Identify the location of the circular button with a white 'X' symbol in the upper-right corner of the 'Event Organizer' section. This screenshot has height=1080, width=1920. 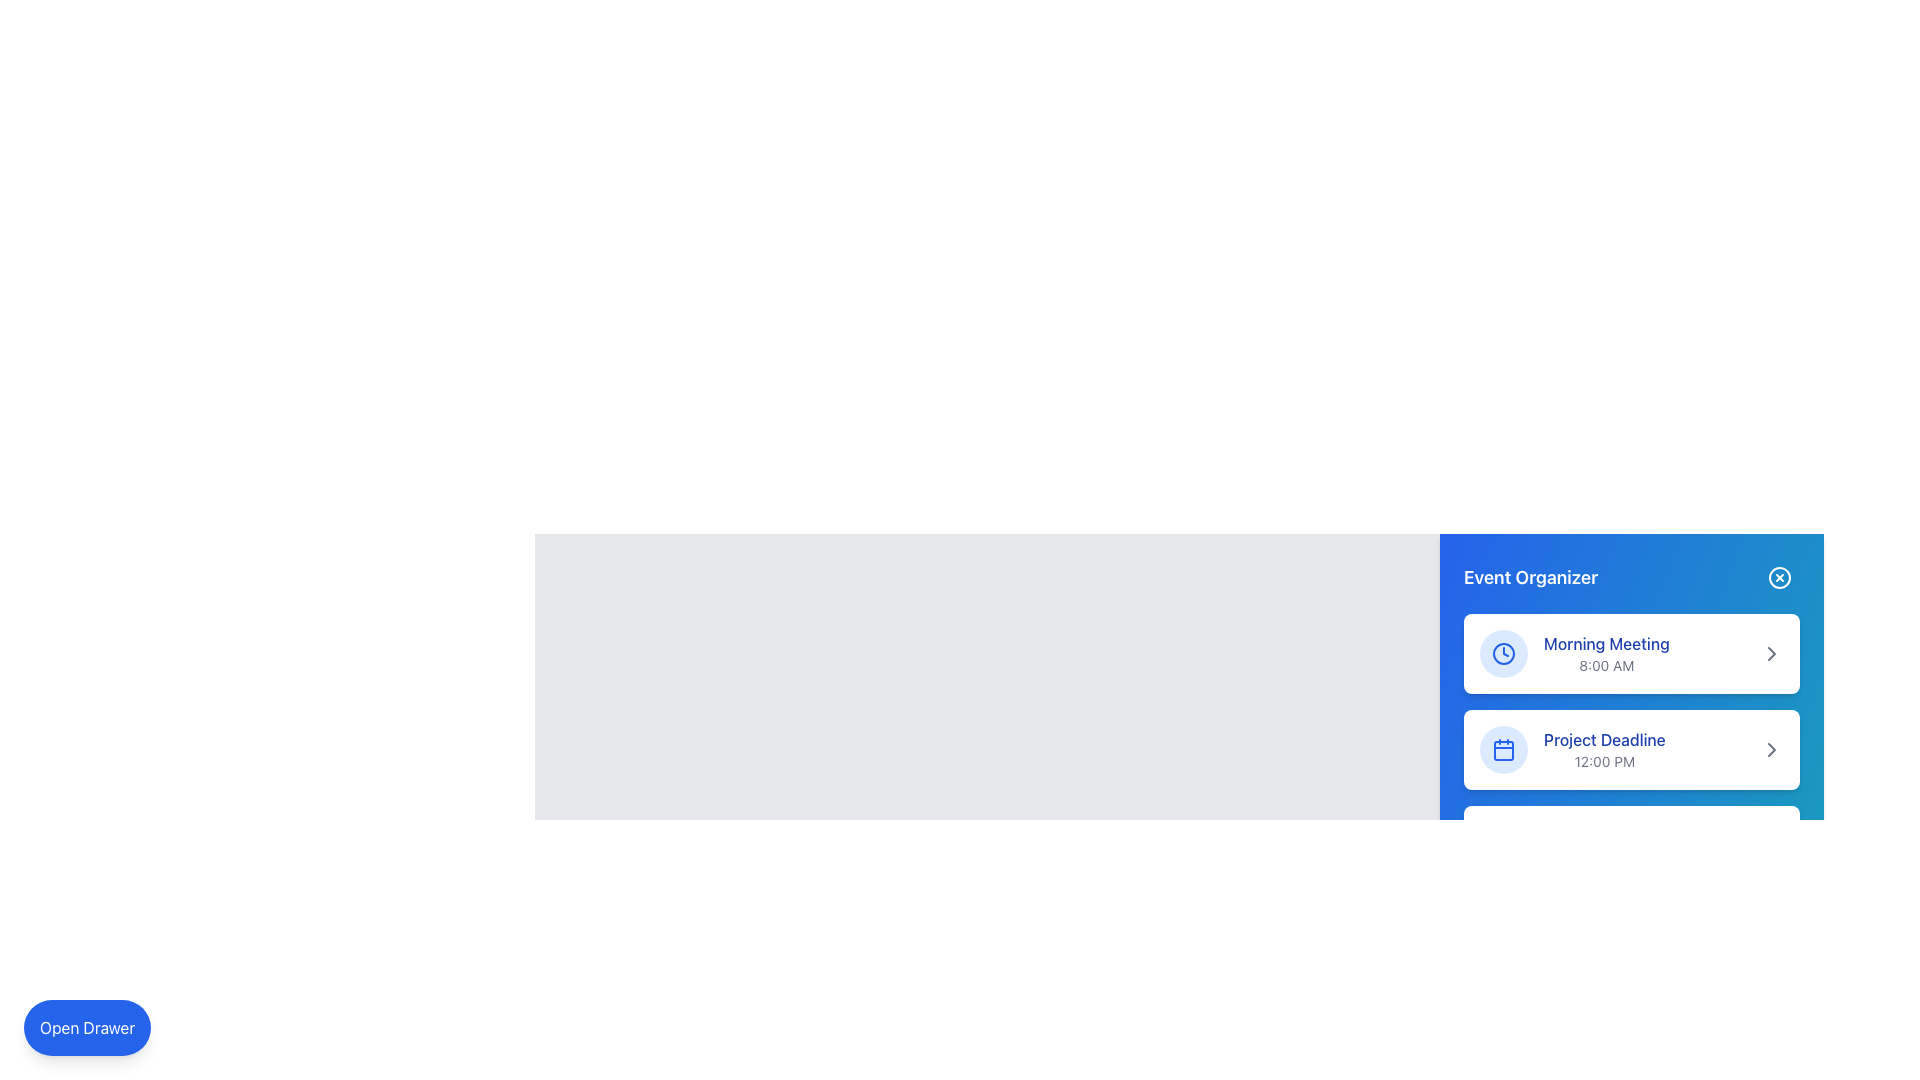
(1780, 578).